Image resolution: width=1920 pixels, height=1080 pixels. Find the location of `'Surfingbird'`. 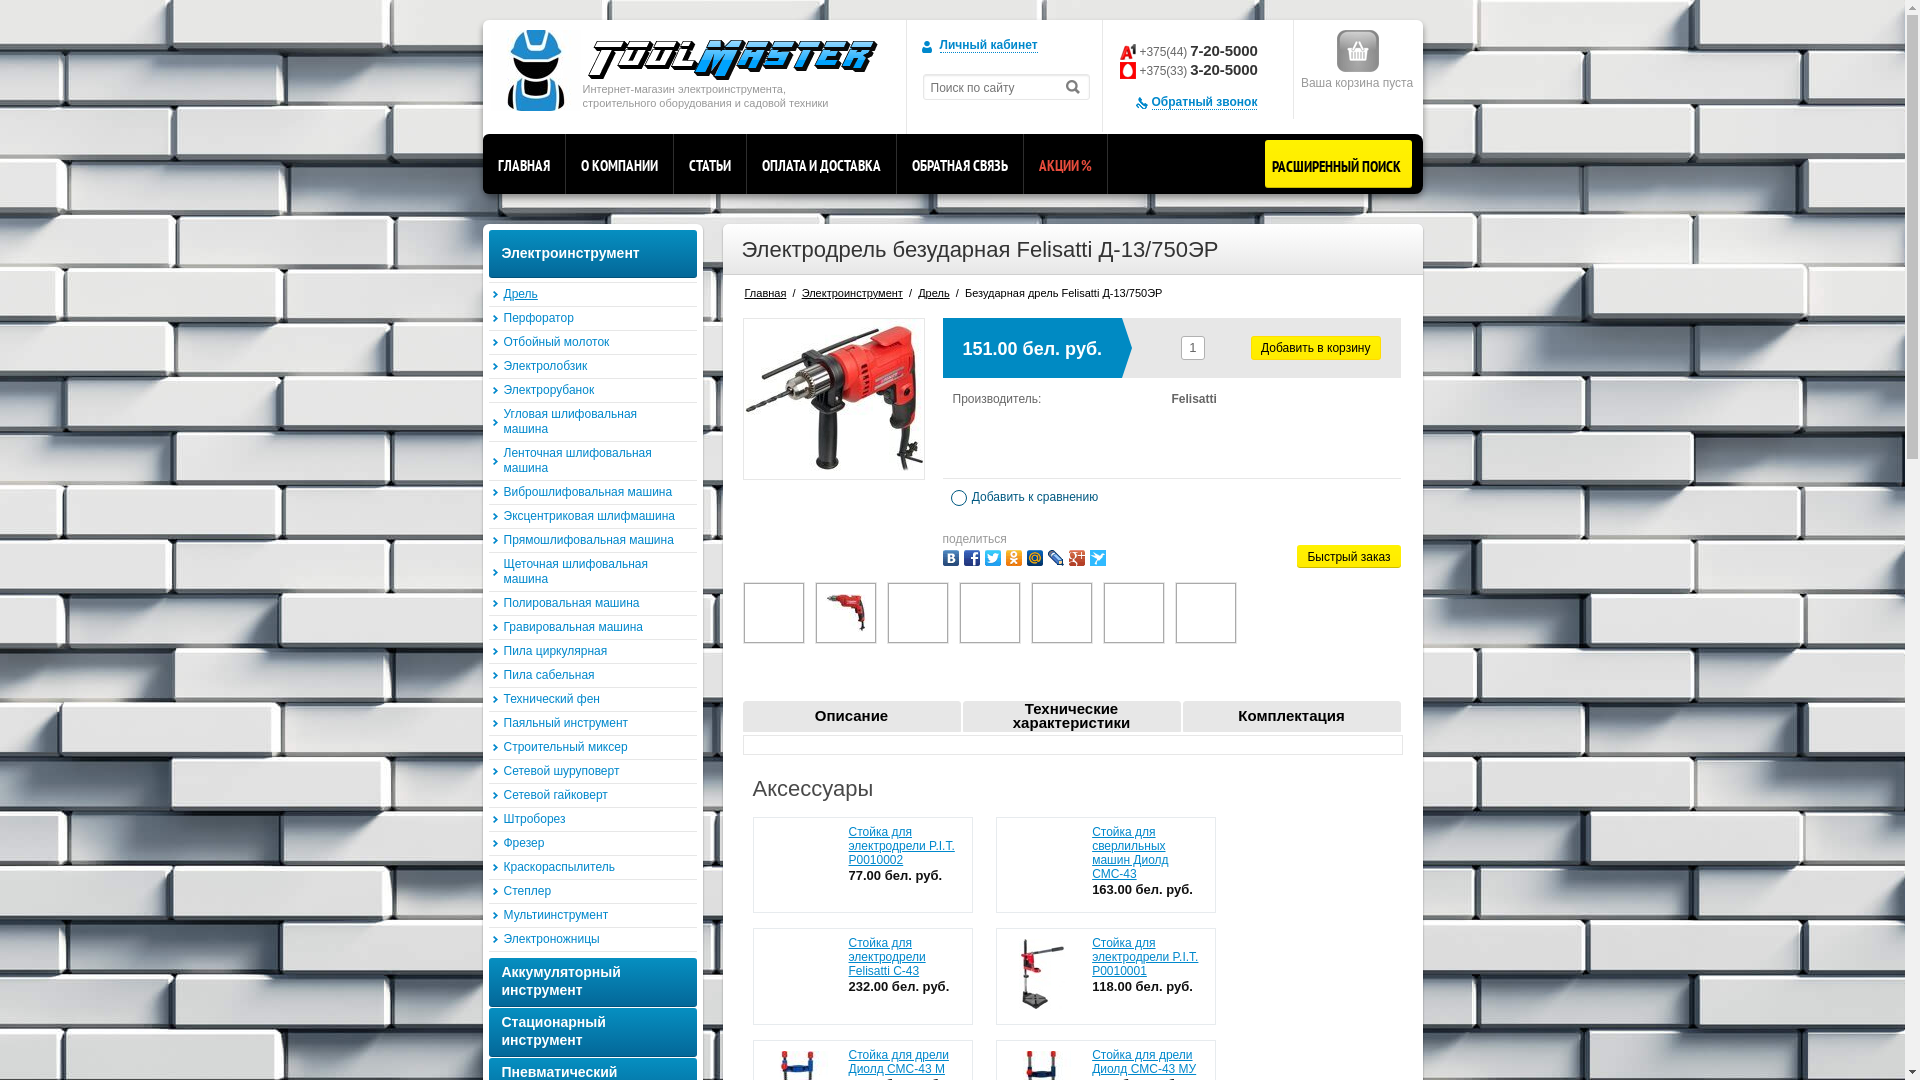

'Surfingbird' is located at coordinates (1097, 558).